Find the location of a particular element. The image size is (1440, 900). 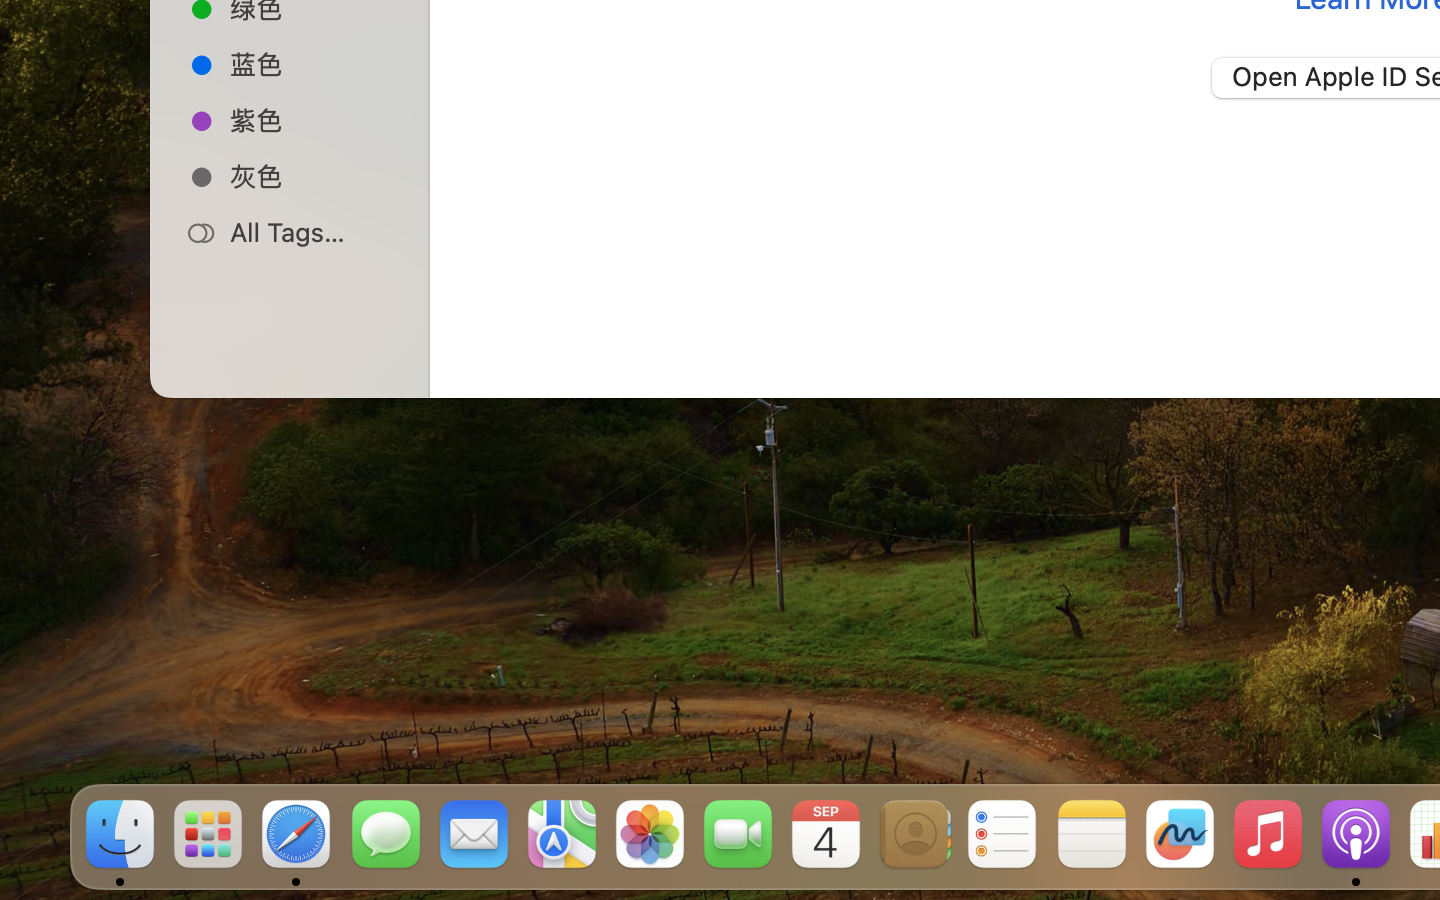

'紫色' is located at coordinates (311, 119).